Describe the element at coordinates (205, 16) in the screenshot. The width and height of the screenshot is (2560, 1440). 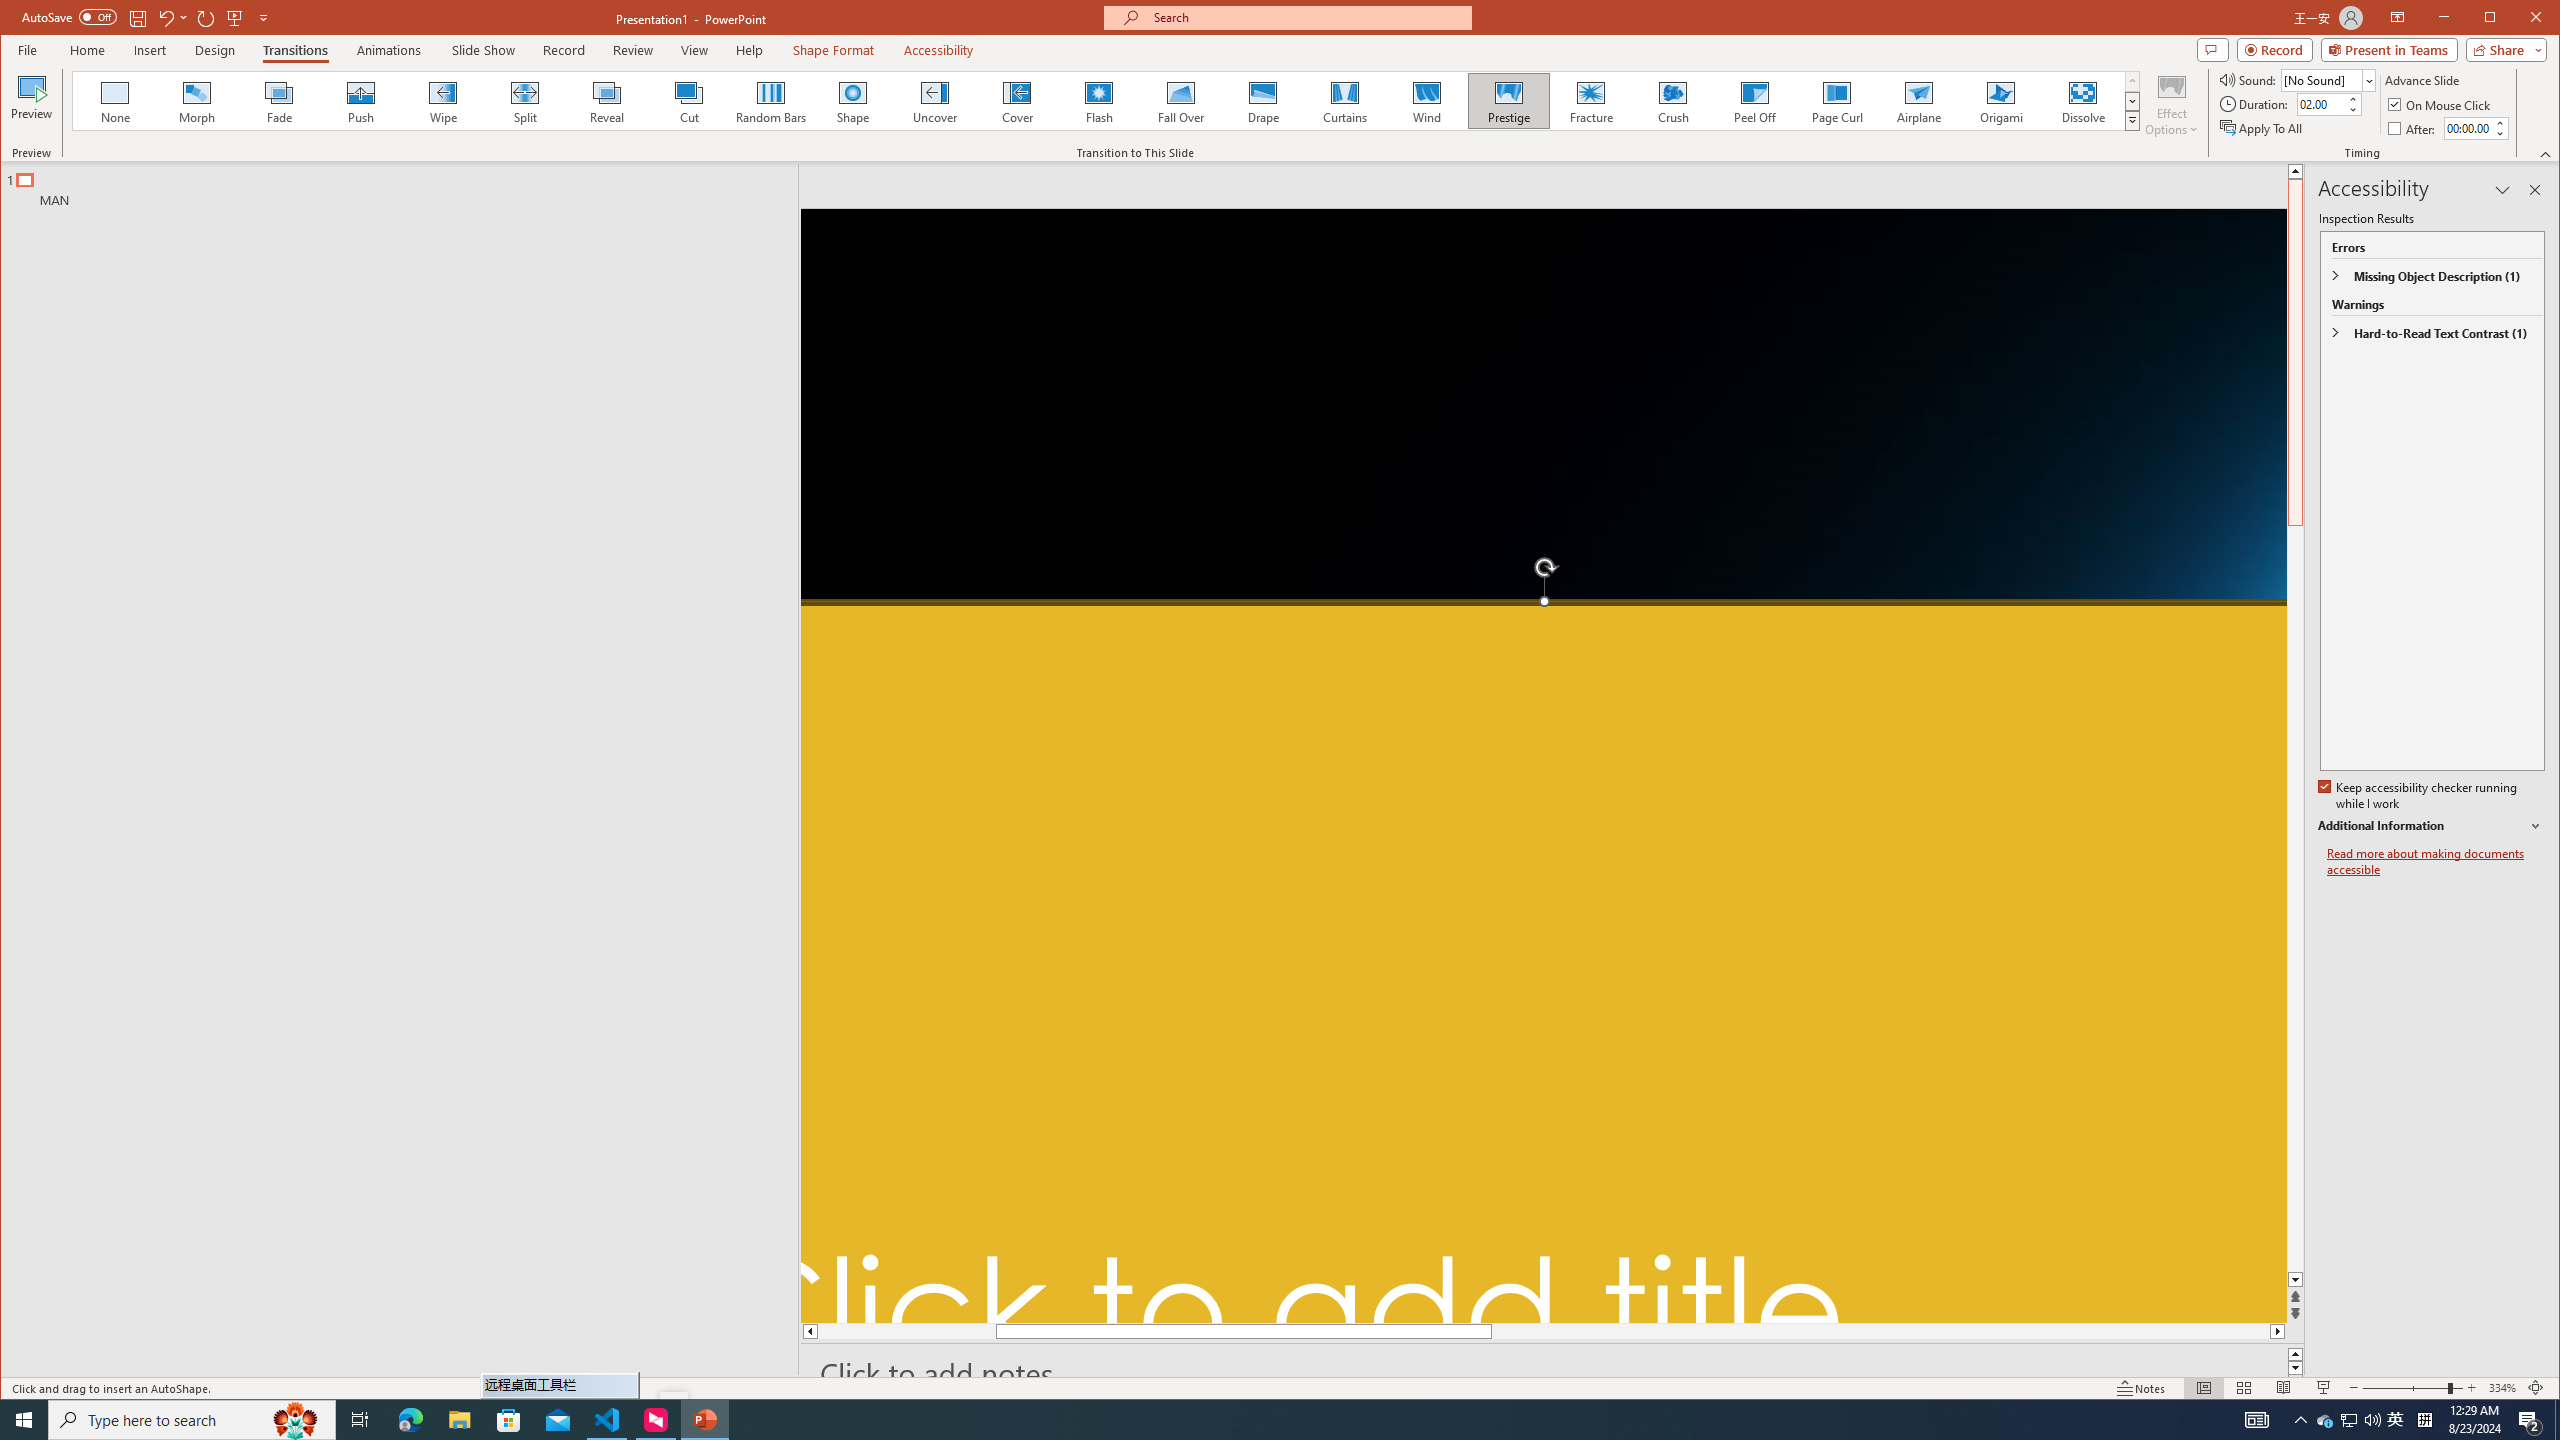
I see `'Redo'` at that location.